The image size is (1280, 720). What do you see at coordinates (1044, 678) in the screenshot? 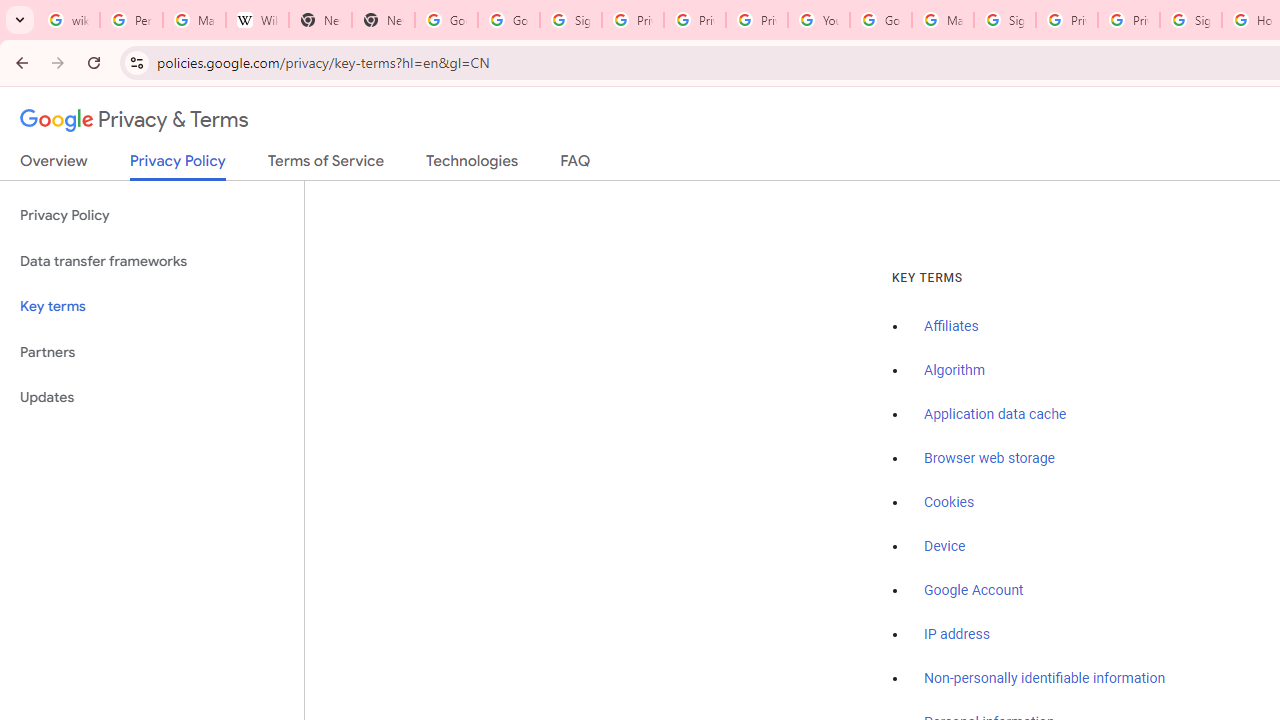
I see `'Non-personally identifiable information'` at bounding box center [1044, 678].